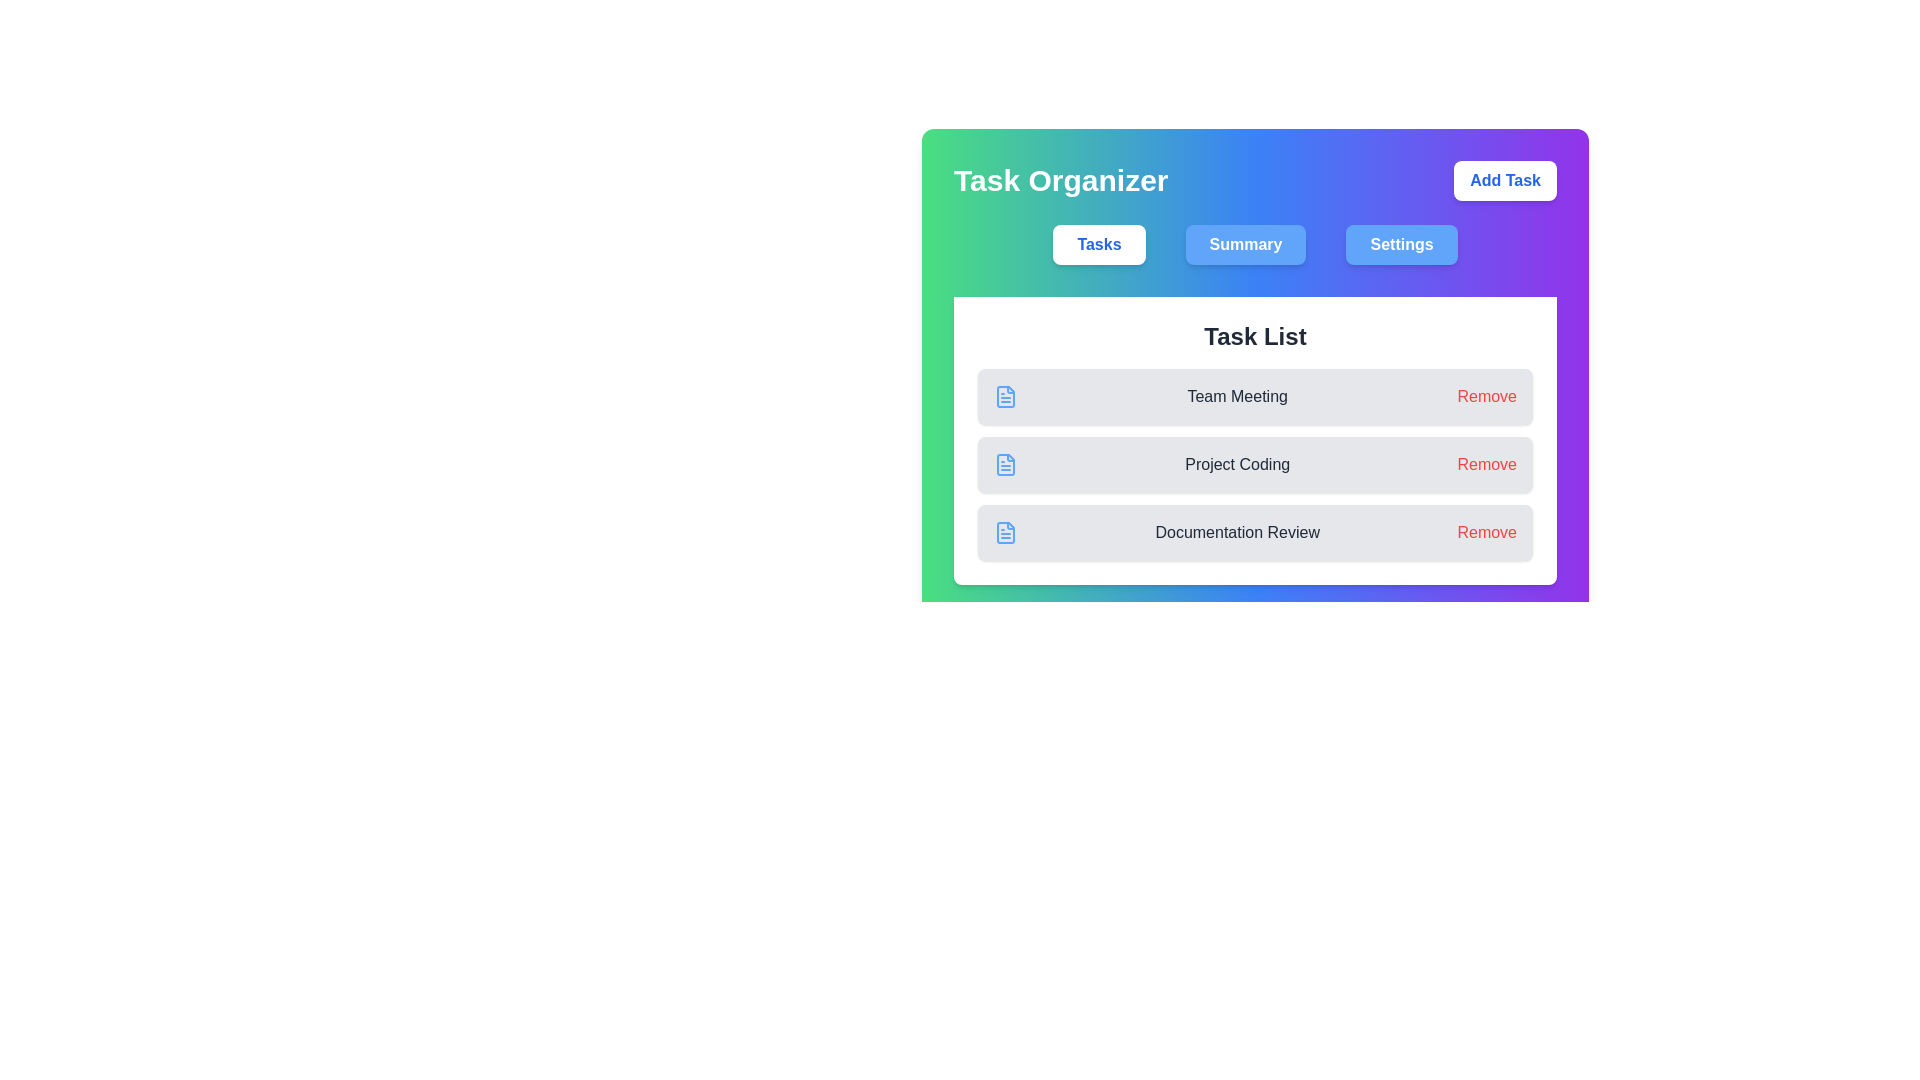  I want to click on the 'Tasks' button, which is the leftmost button in a group of three buttons located near the top center of the interface, so click(1098, 244).